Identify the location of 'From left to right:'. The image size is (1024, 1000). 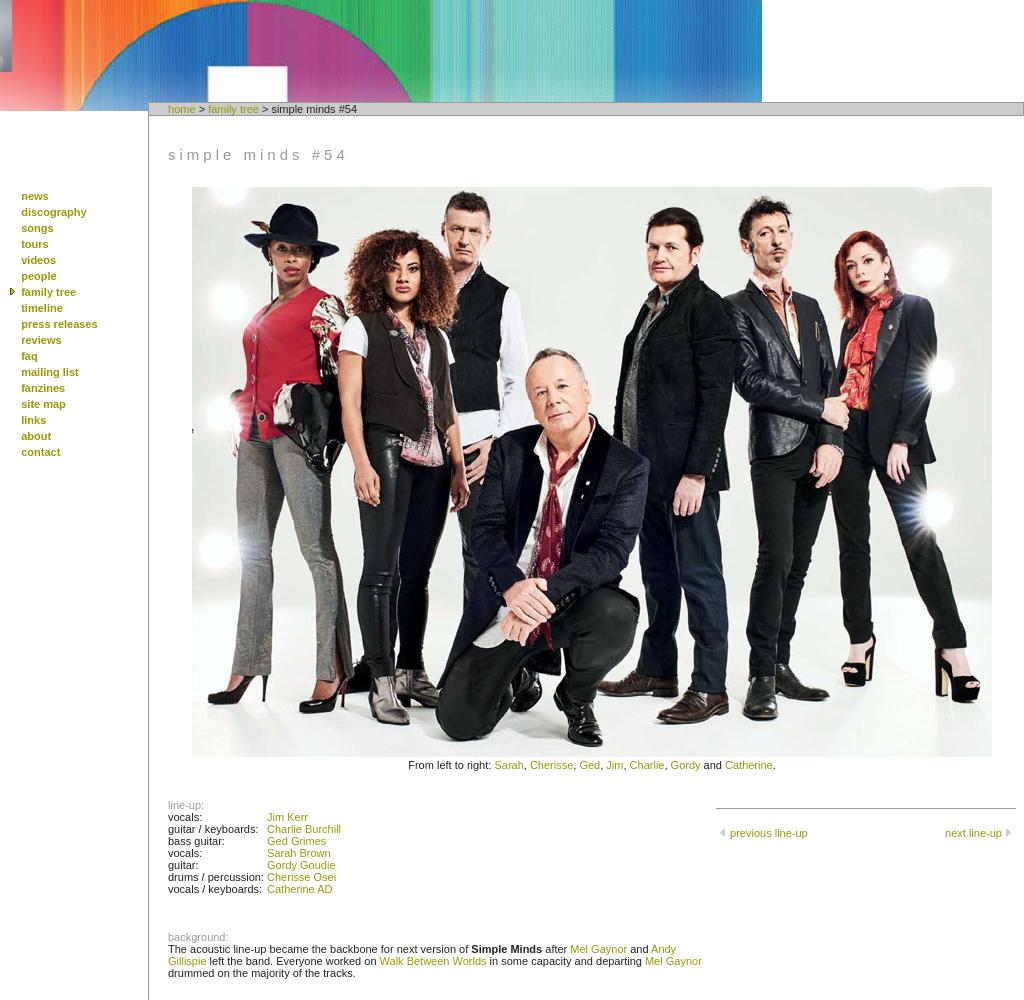
(450, 765).